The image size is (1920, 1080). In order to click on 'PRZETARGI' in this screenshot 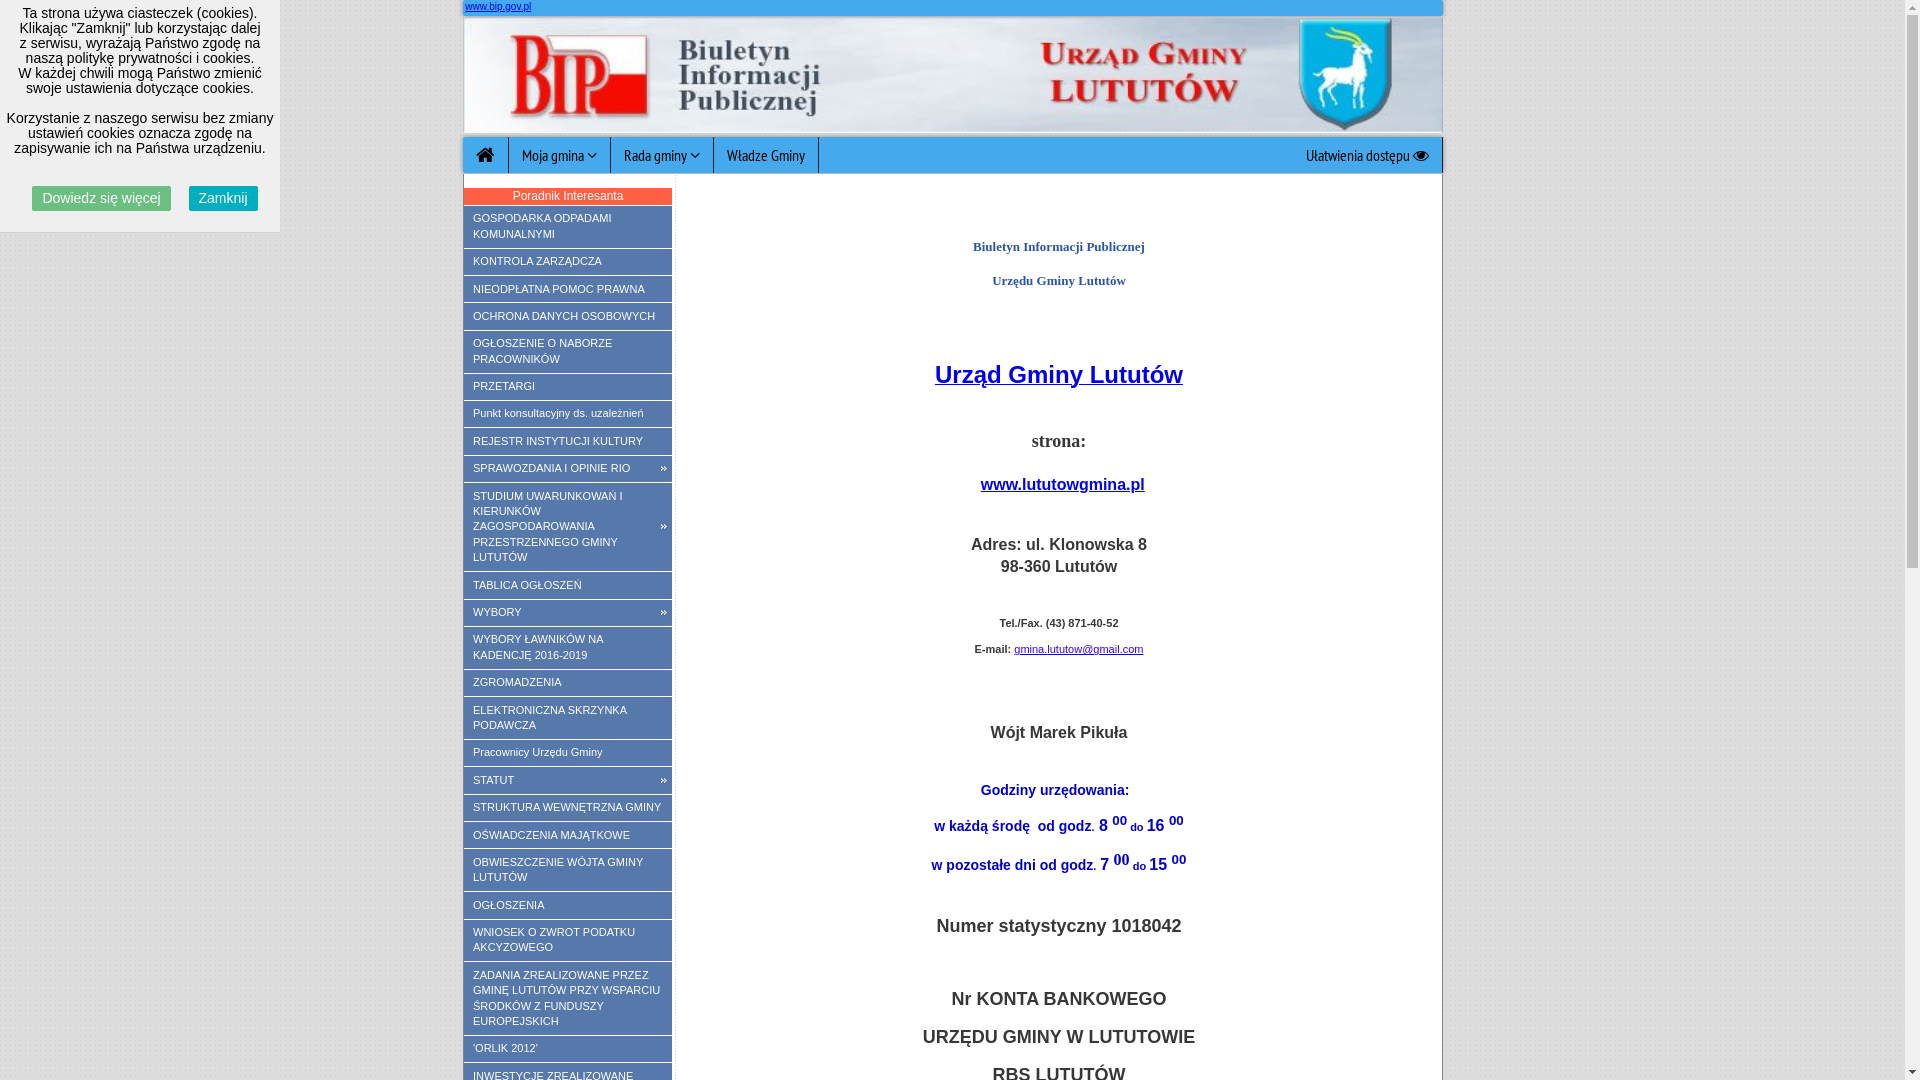, I will do `click(463, 386)`.